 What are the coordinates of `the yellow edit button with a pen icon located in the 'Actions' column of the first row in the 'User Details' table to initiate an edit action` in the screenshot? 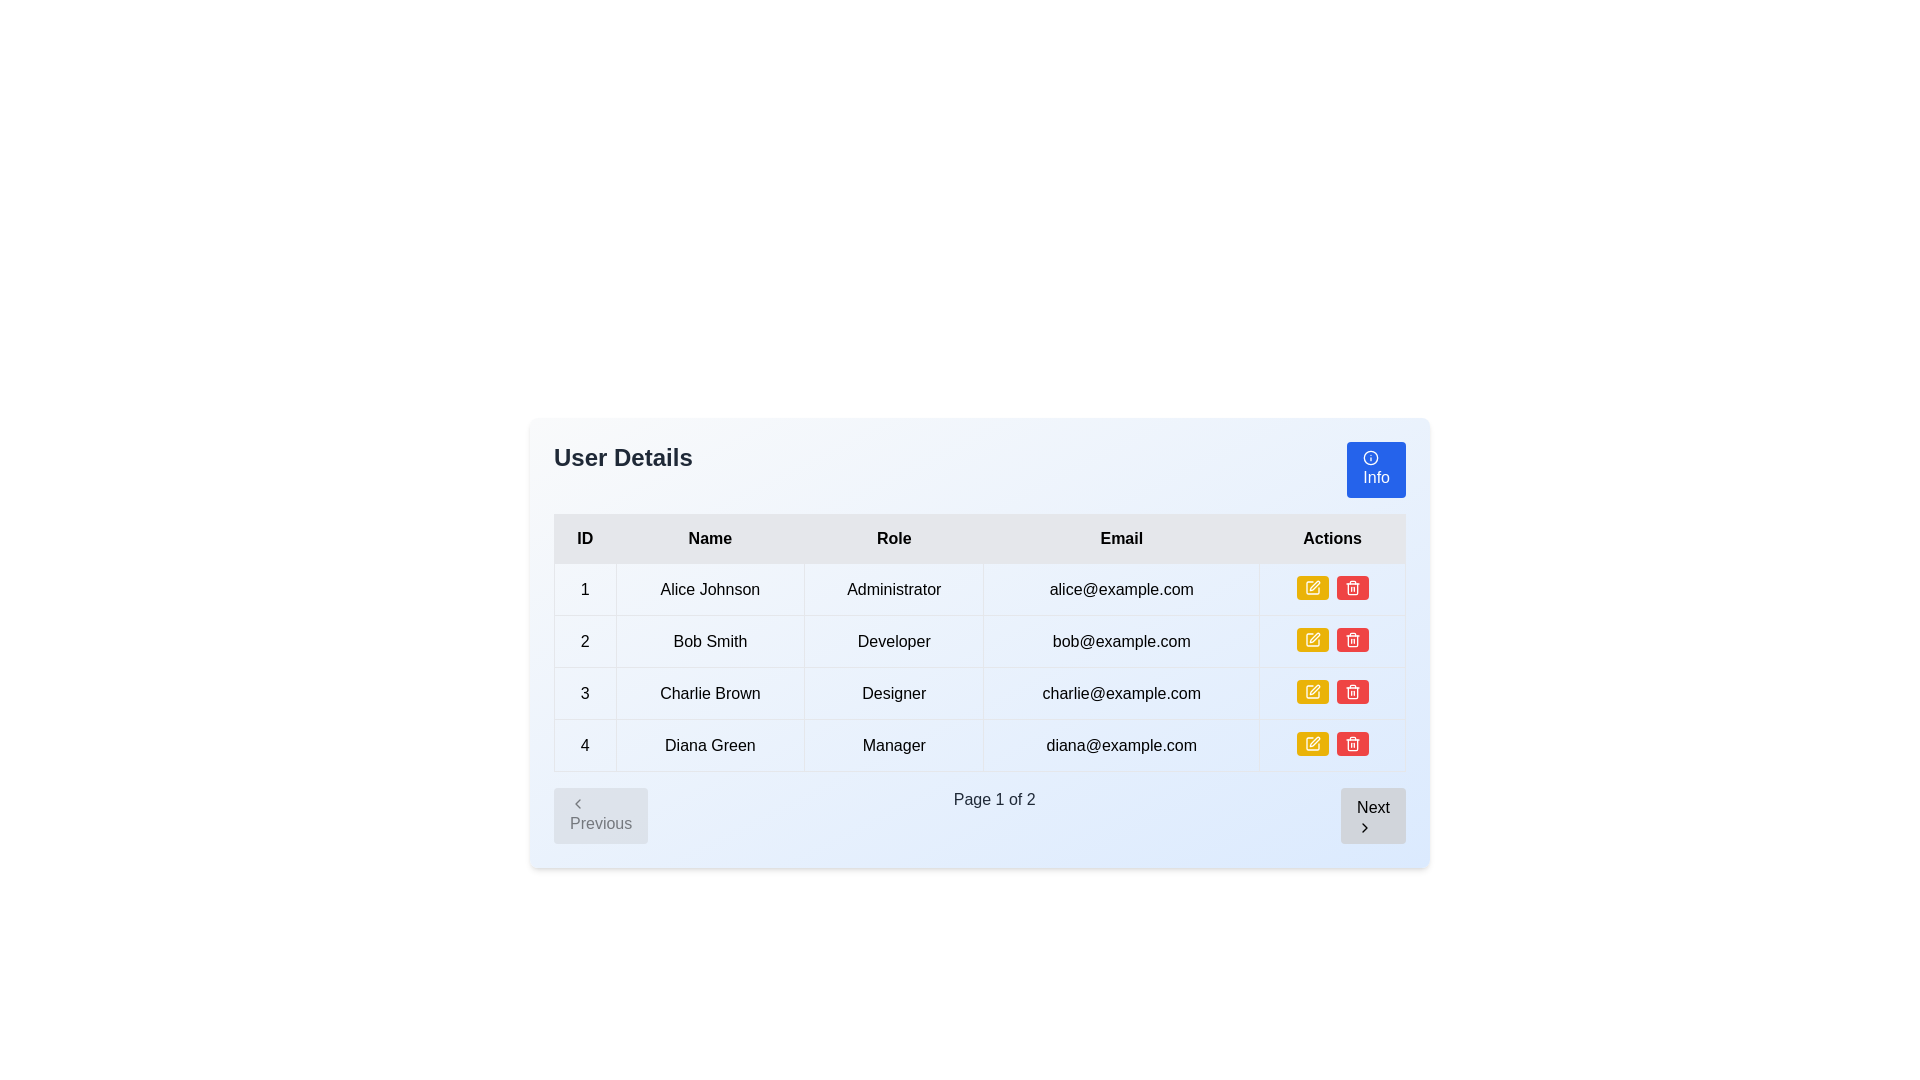 It's located at (1312, 586).